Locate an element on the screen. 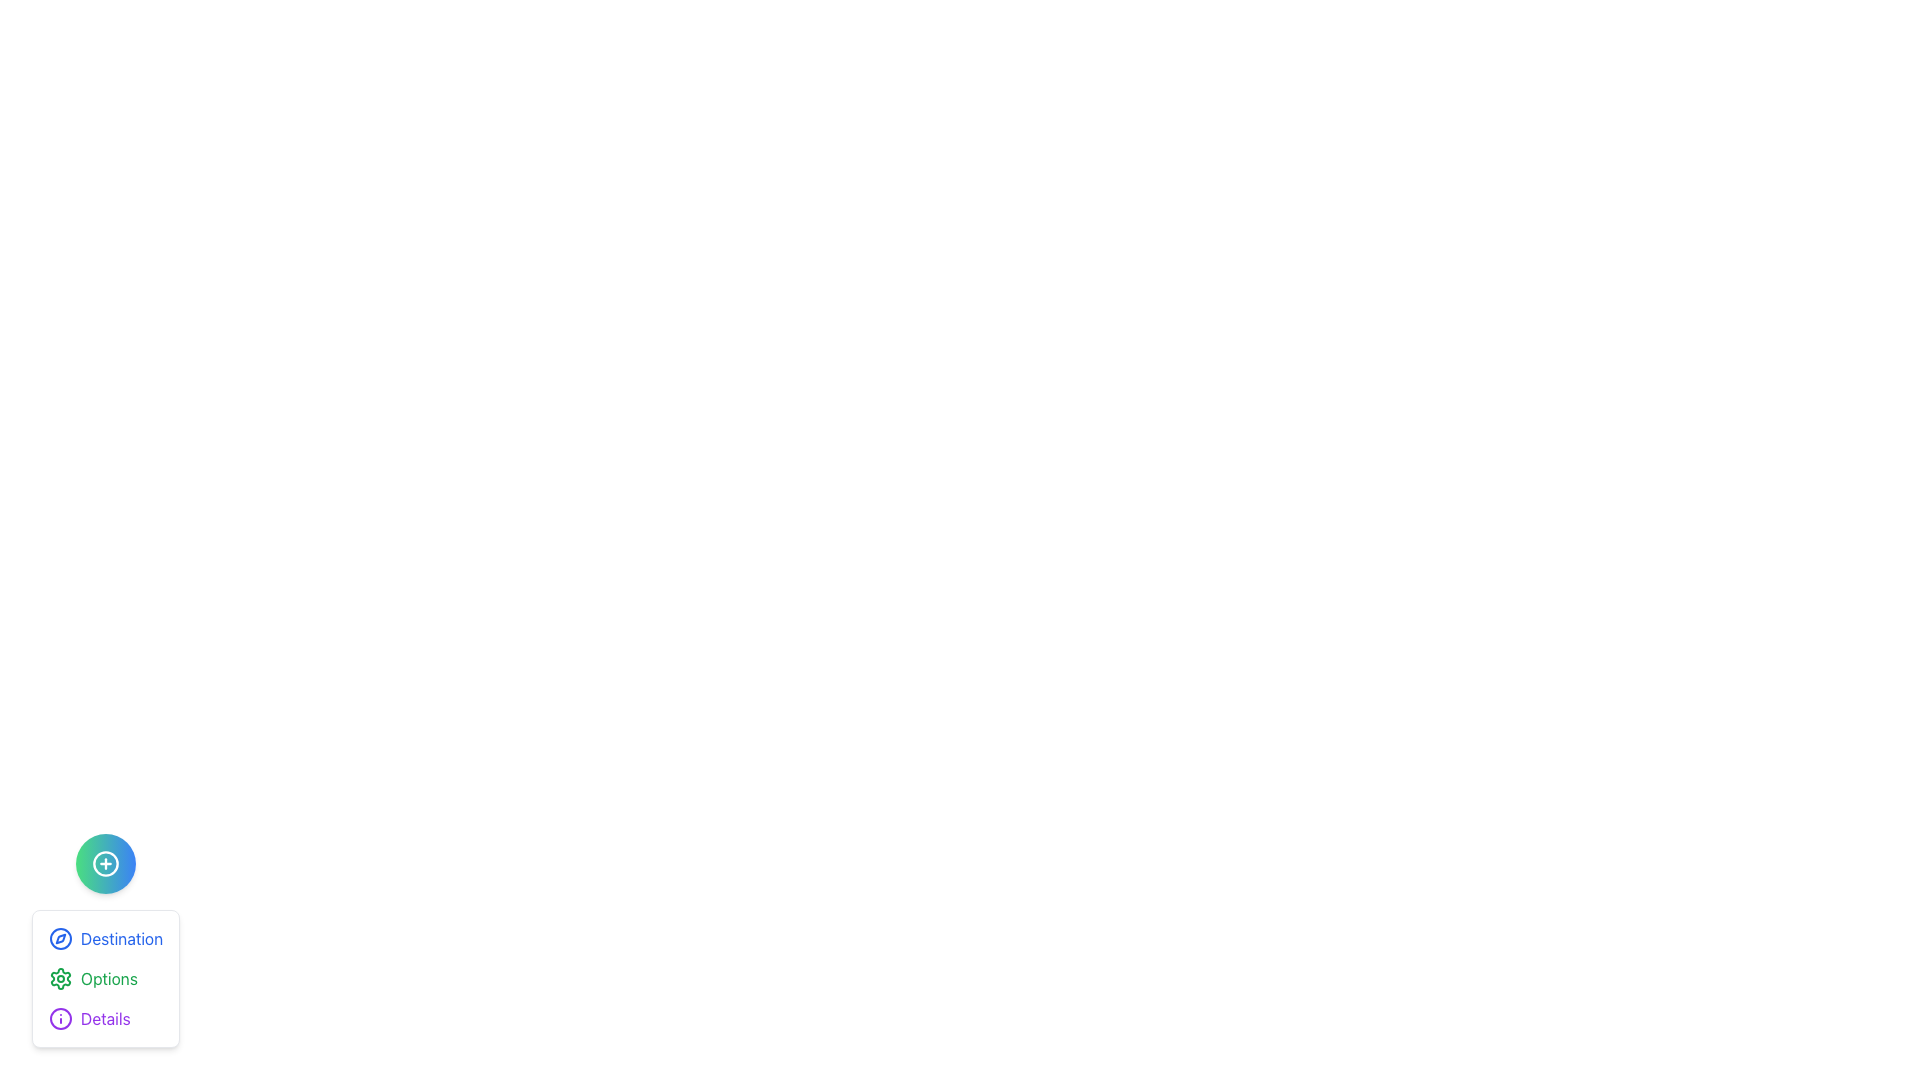 This screenshot has height=1080, width=1920. the navigational icon representing the 'Destination' label, which is the first item in a vertical menu displayed below a plus button is located at coordinates (61, 938).